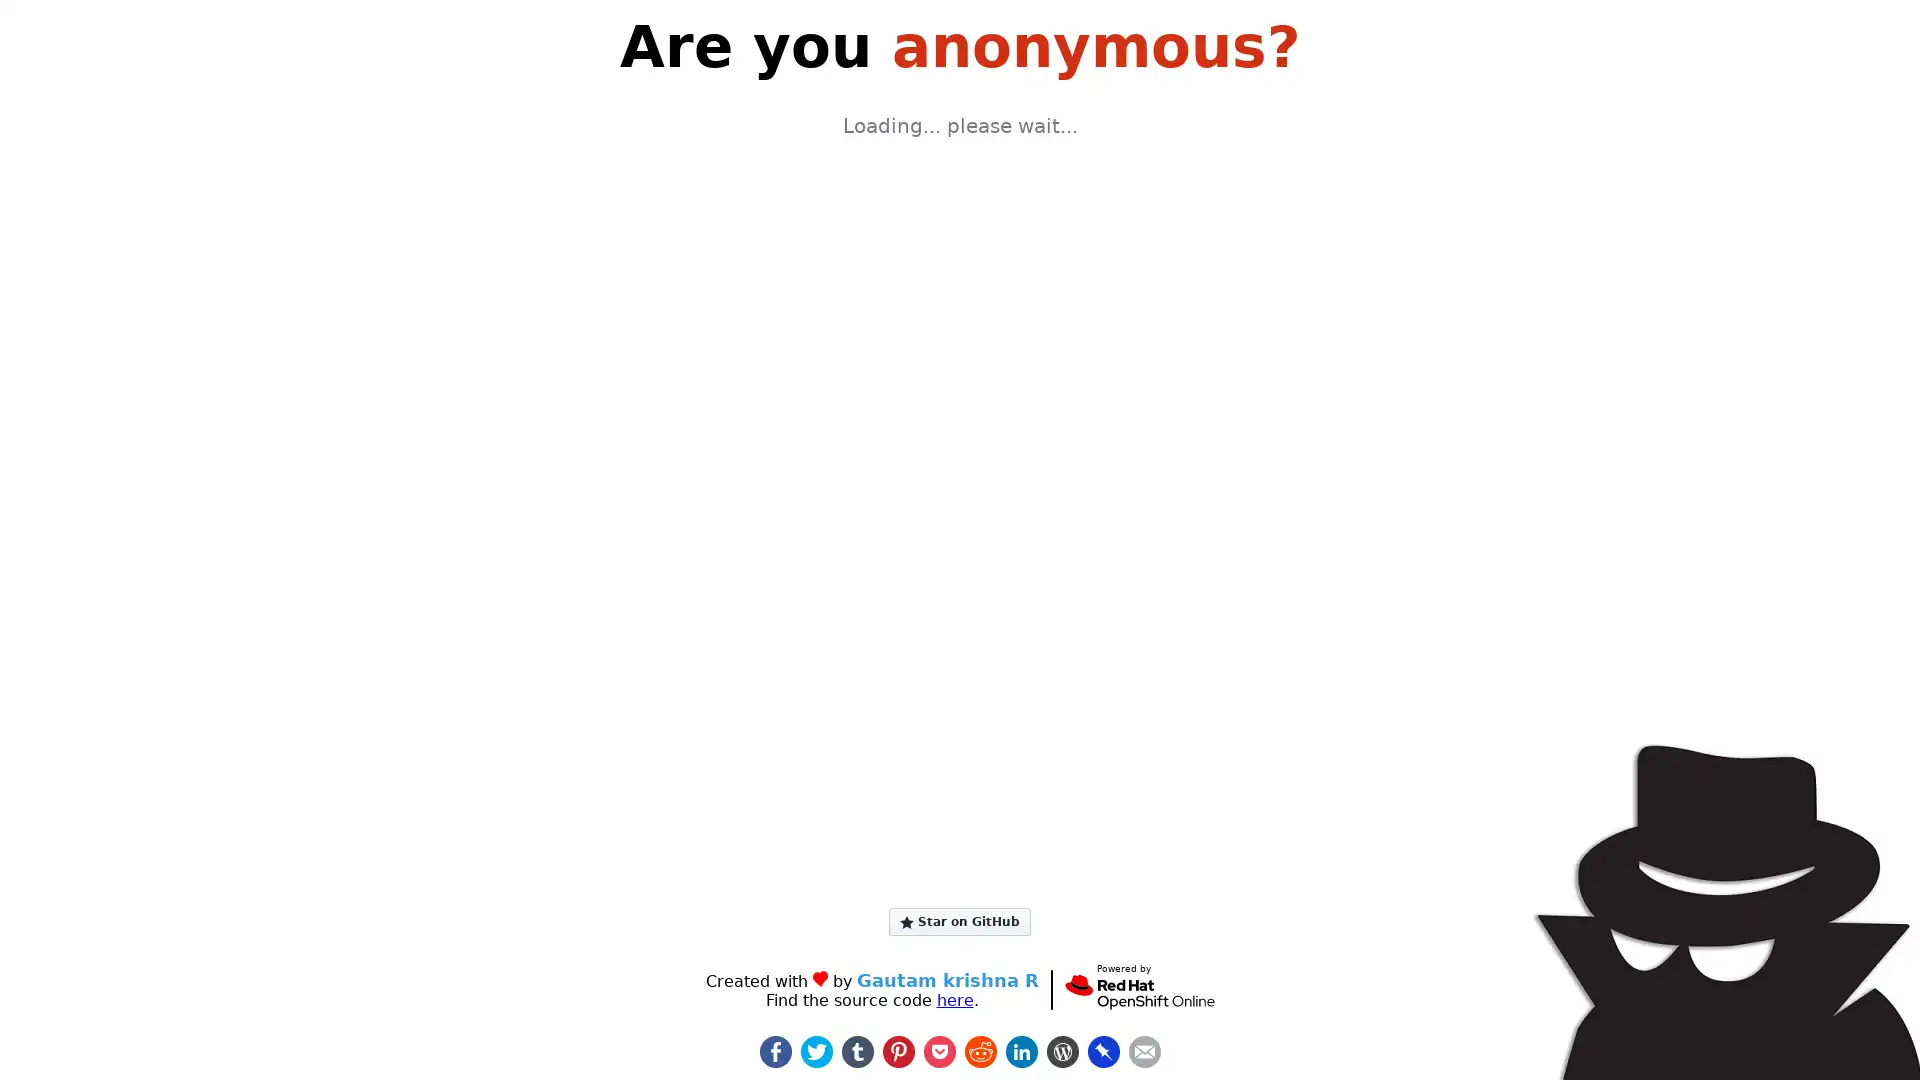  What do you see at coordinates (960, 405) in the screenshot?
I see `See the magic!` at bounding box center [960, 405].